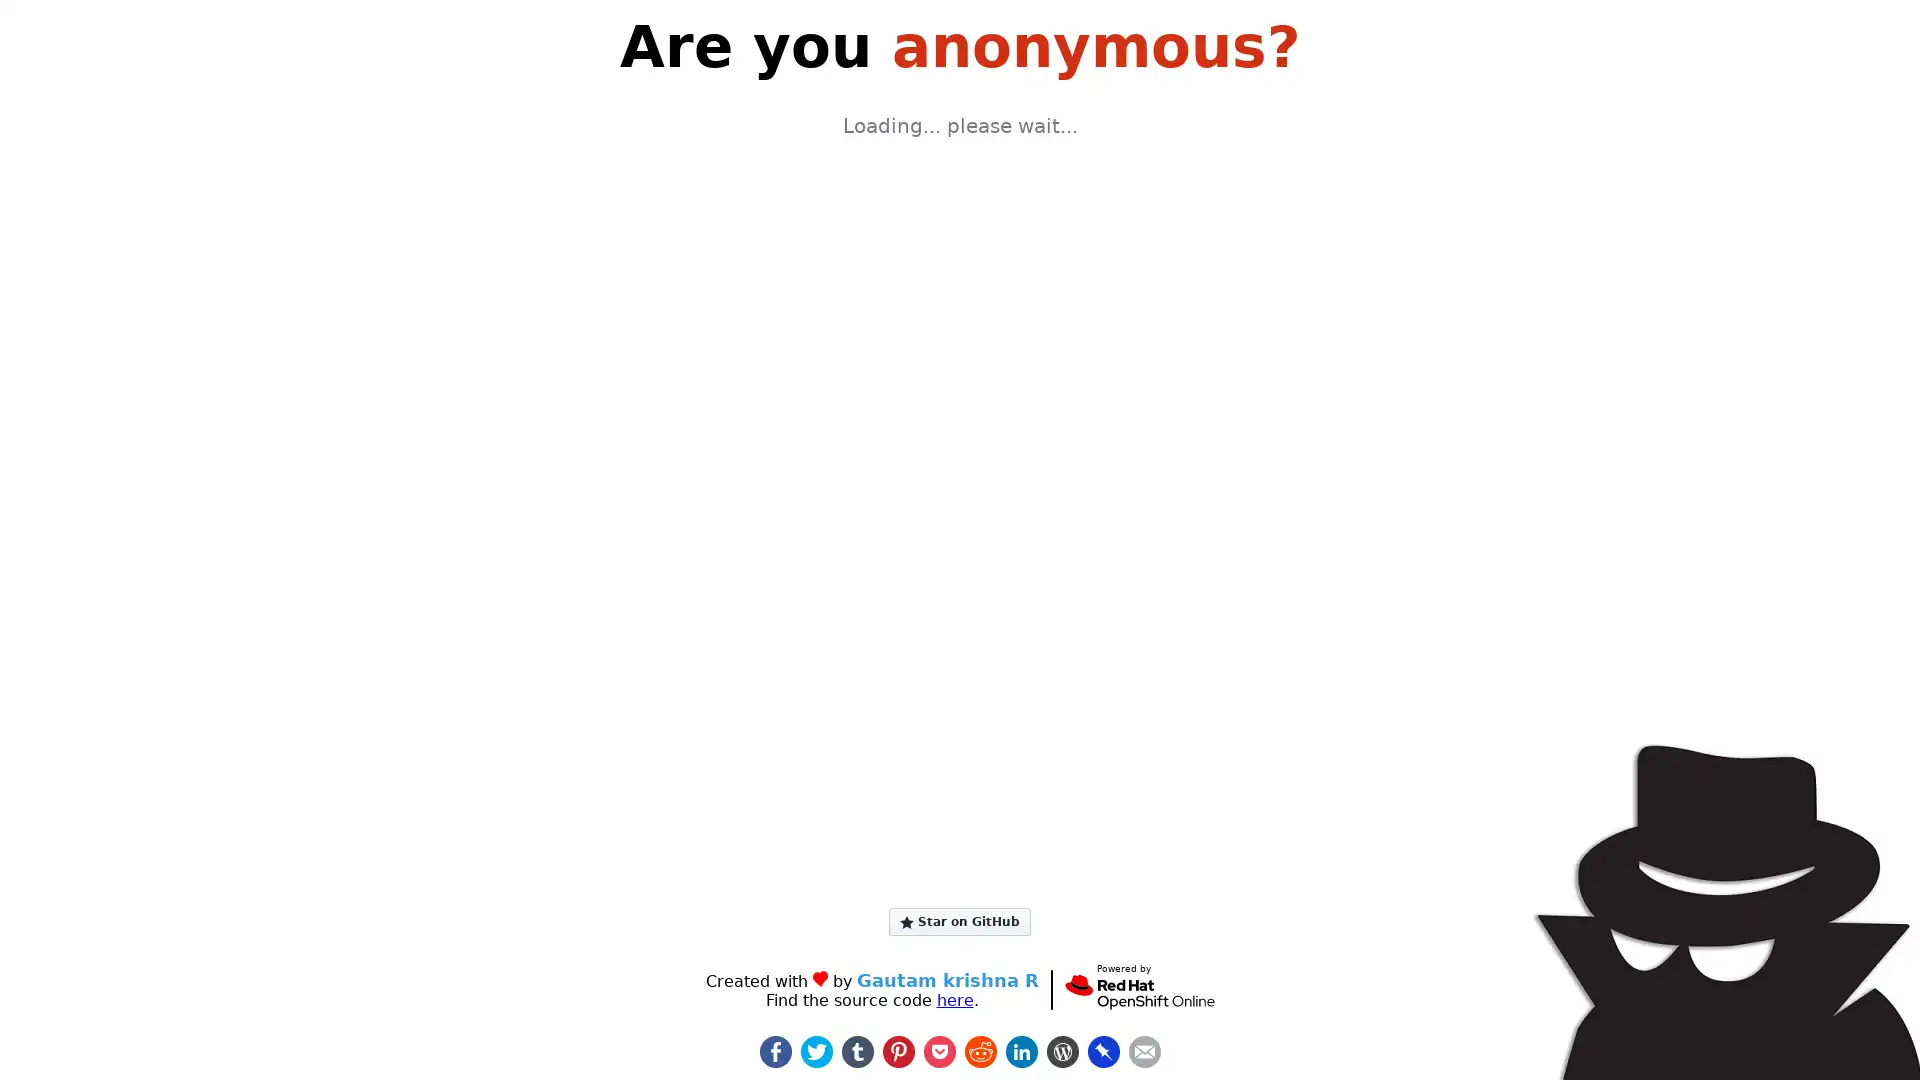  What do you see at coordinates (960, 405) in the screenshot?
I see `See the magic!` at bounding box center [960, 405].